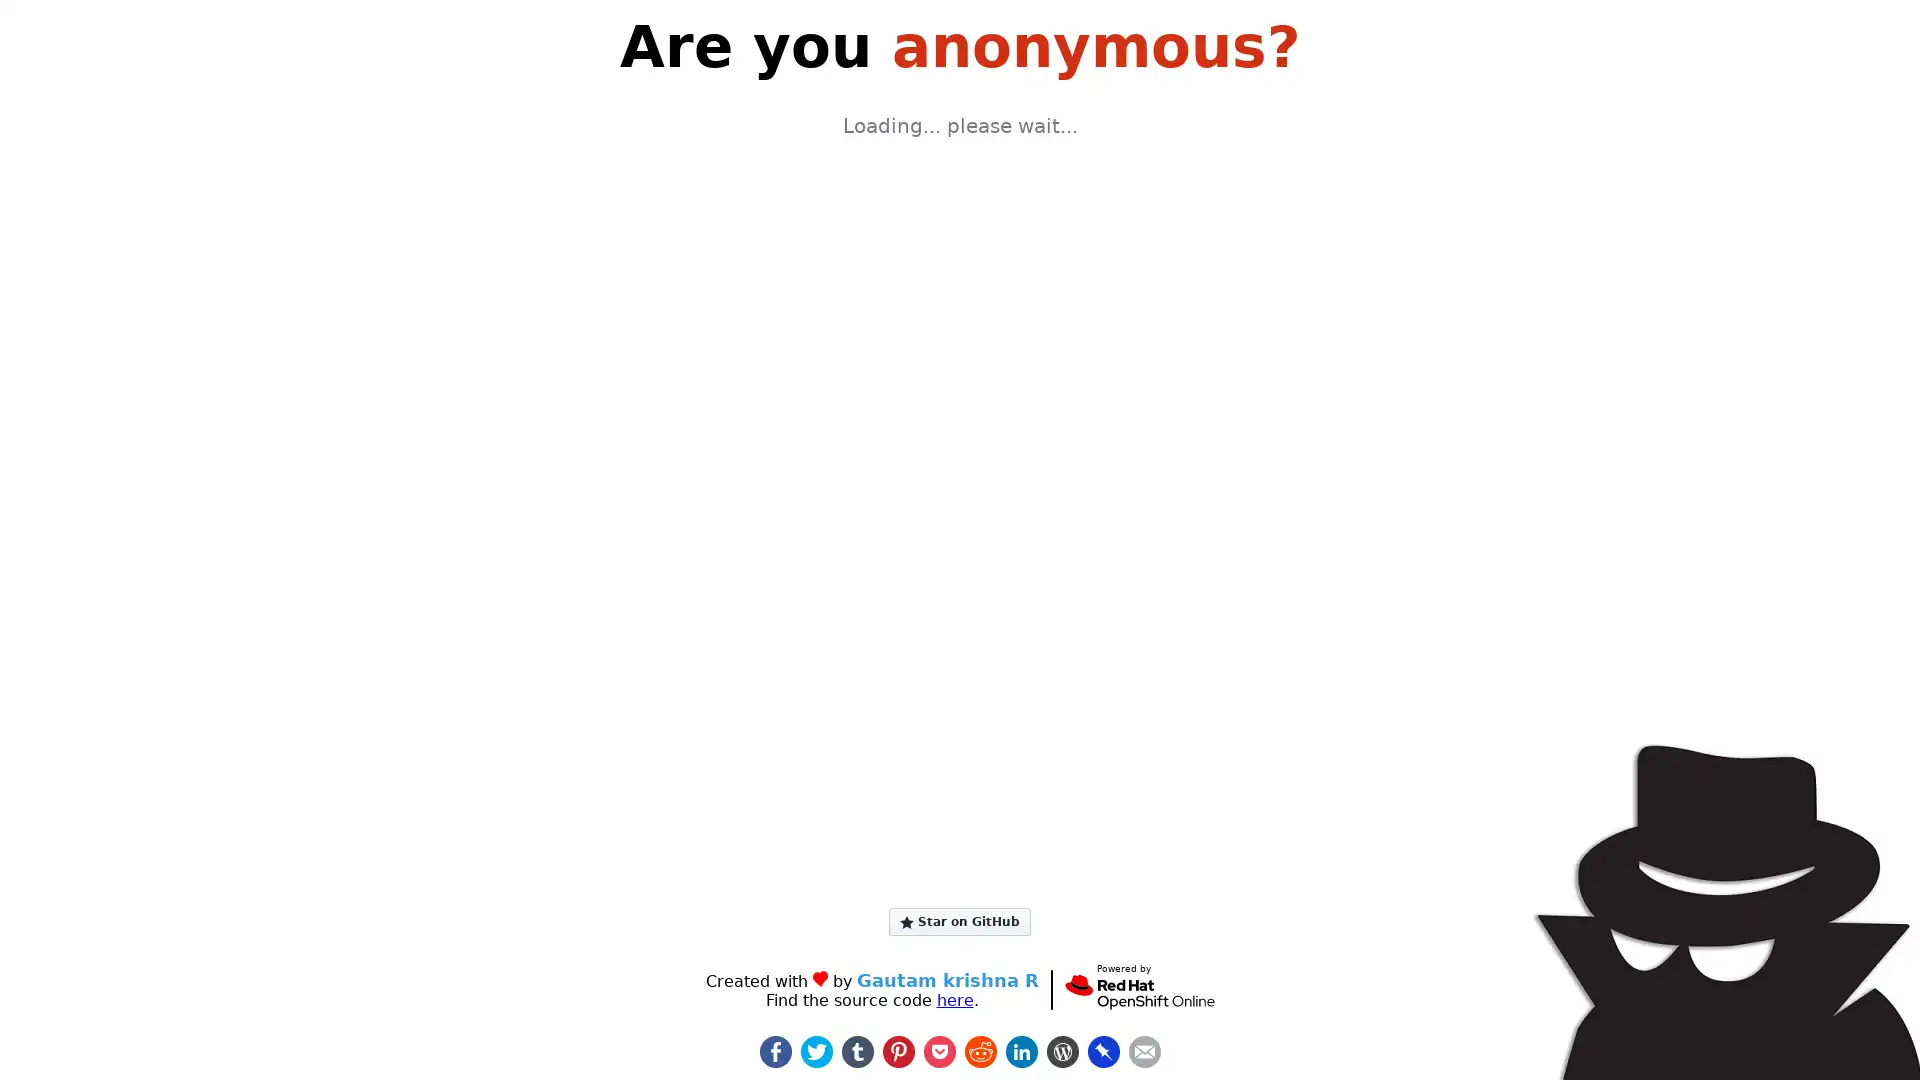  What do you see at coordinates (960, 405) in the screenshot?
I see `See the magic!` at bounding box center [960, 405].